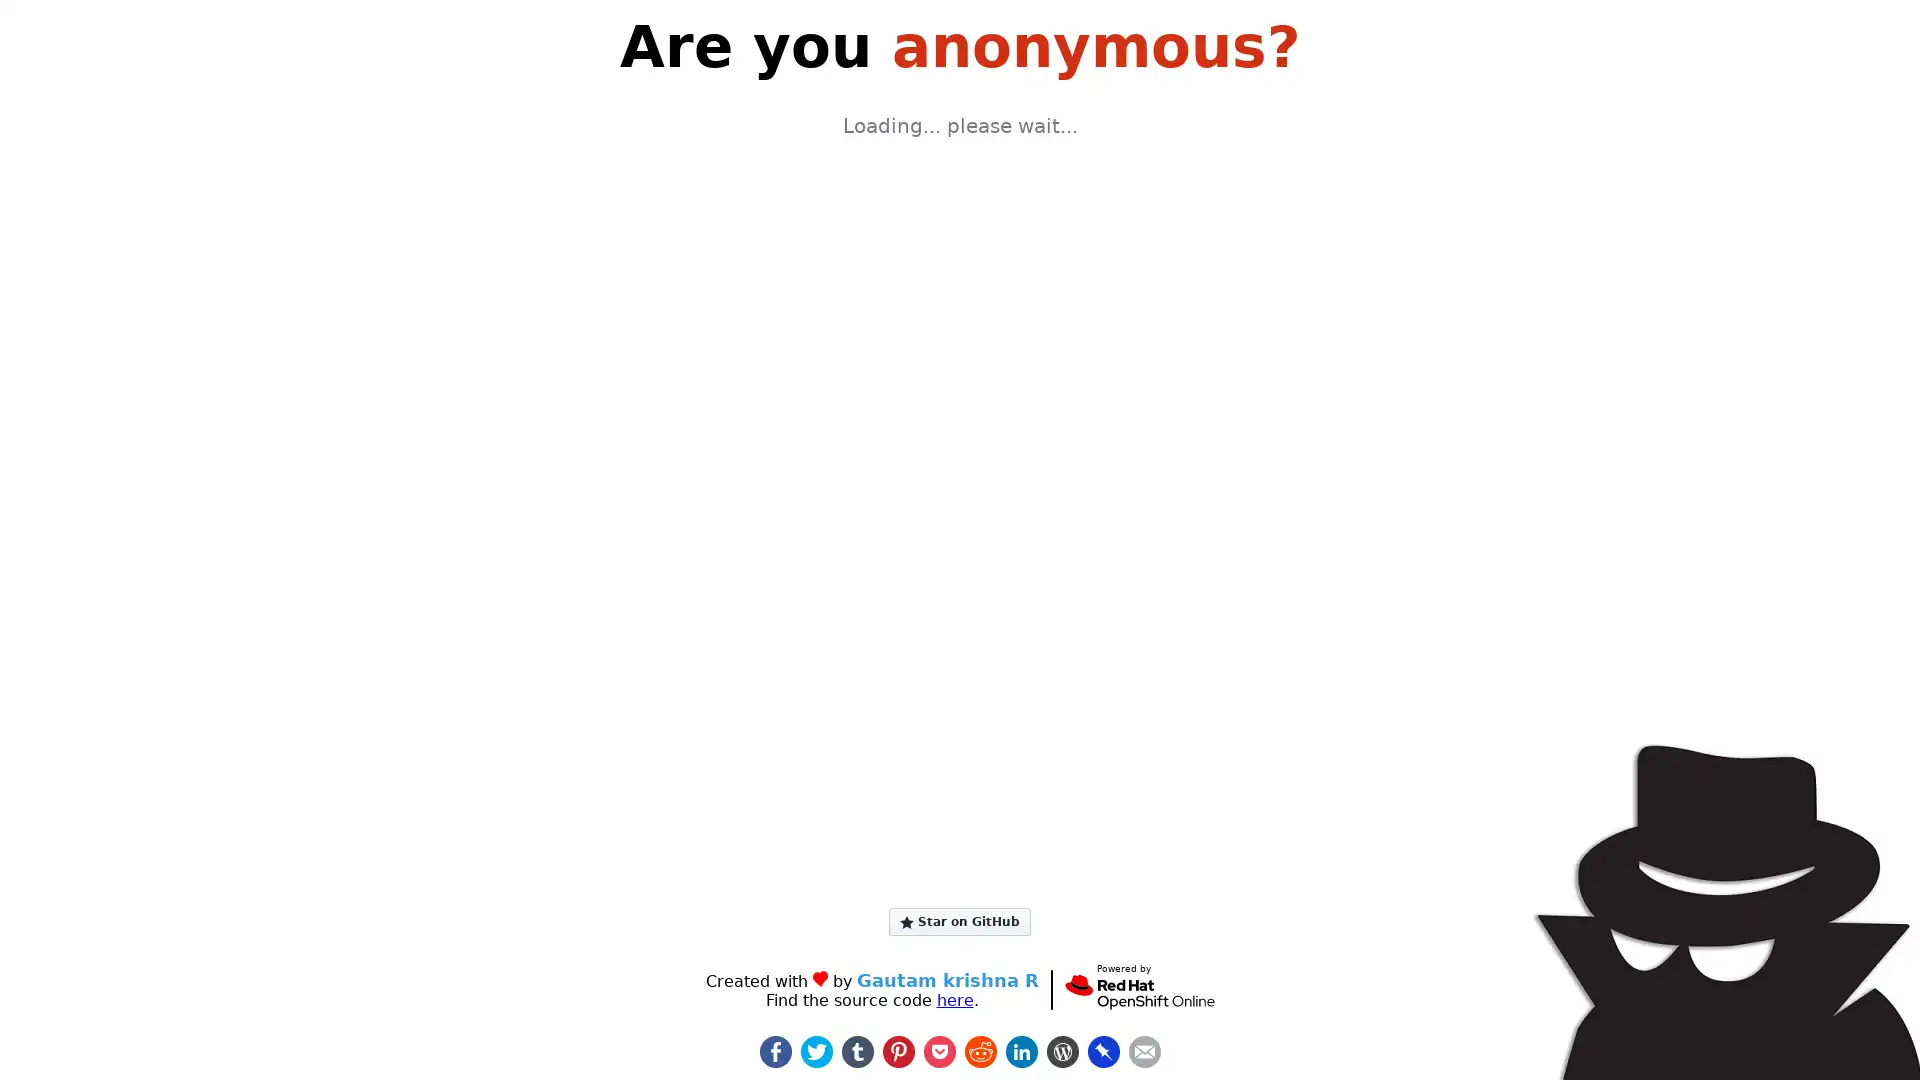  What do you see at coordinates (960, 405) in the screenshot?
I see `See the magic!` at bounding box center [960, 405].